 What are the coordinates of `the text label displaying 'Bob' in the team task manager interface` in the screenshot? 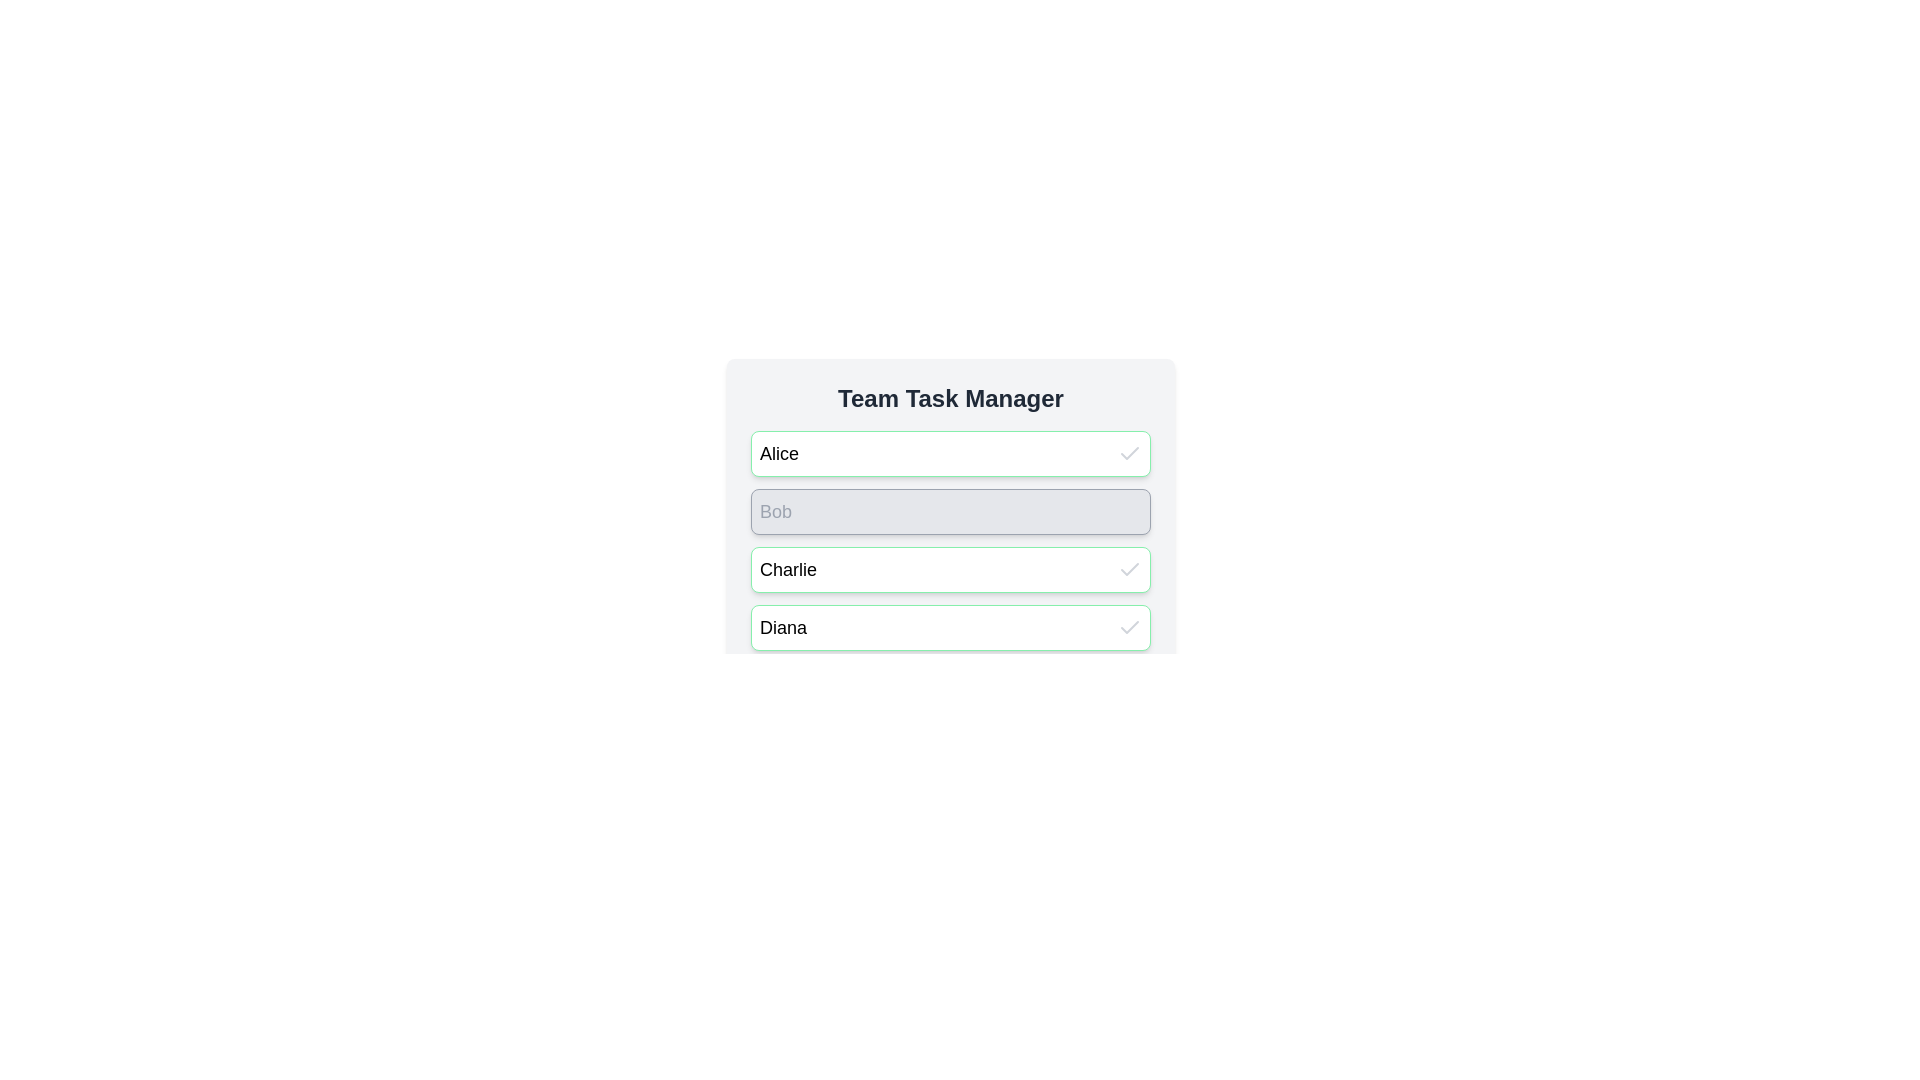 It's located at (775, 511).